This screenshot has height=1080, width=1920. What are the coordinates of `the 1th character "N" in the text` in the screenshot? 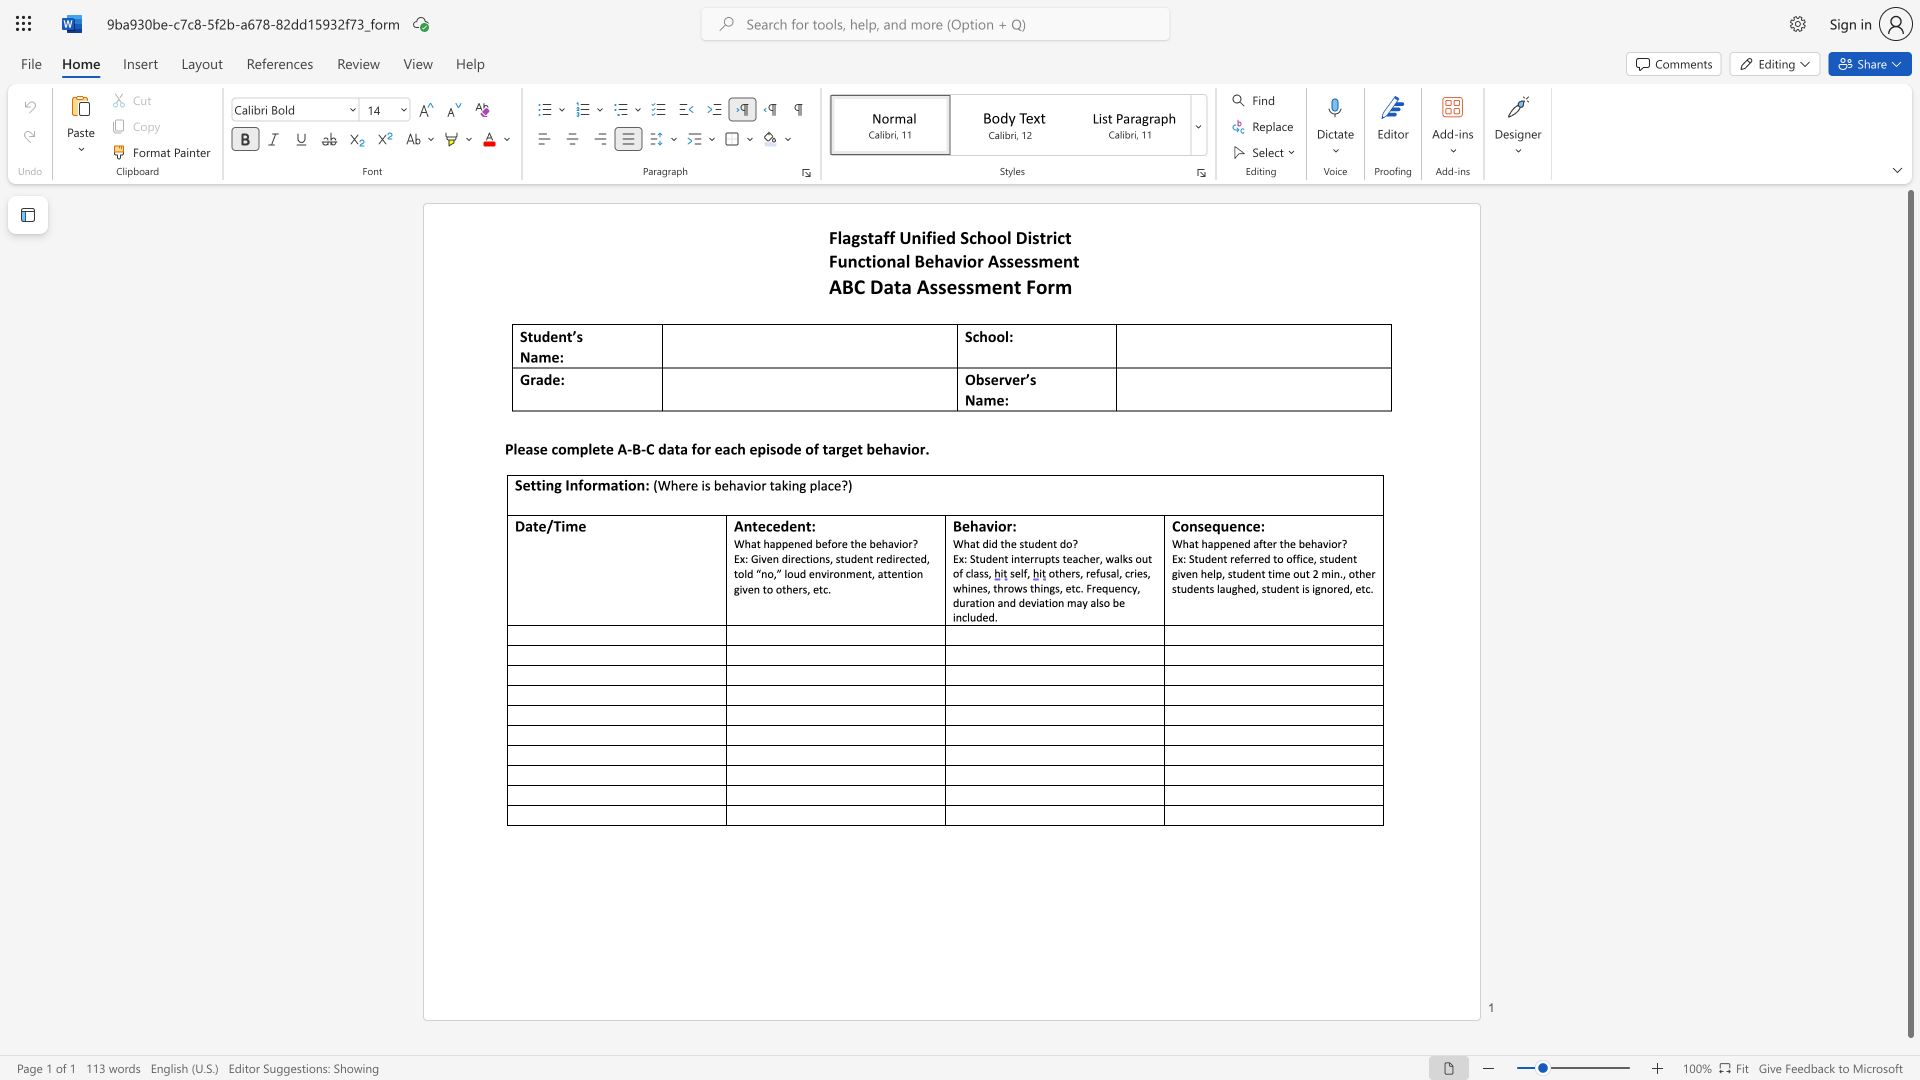 It's located at (525, 356).